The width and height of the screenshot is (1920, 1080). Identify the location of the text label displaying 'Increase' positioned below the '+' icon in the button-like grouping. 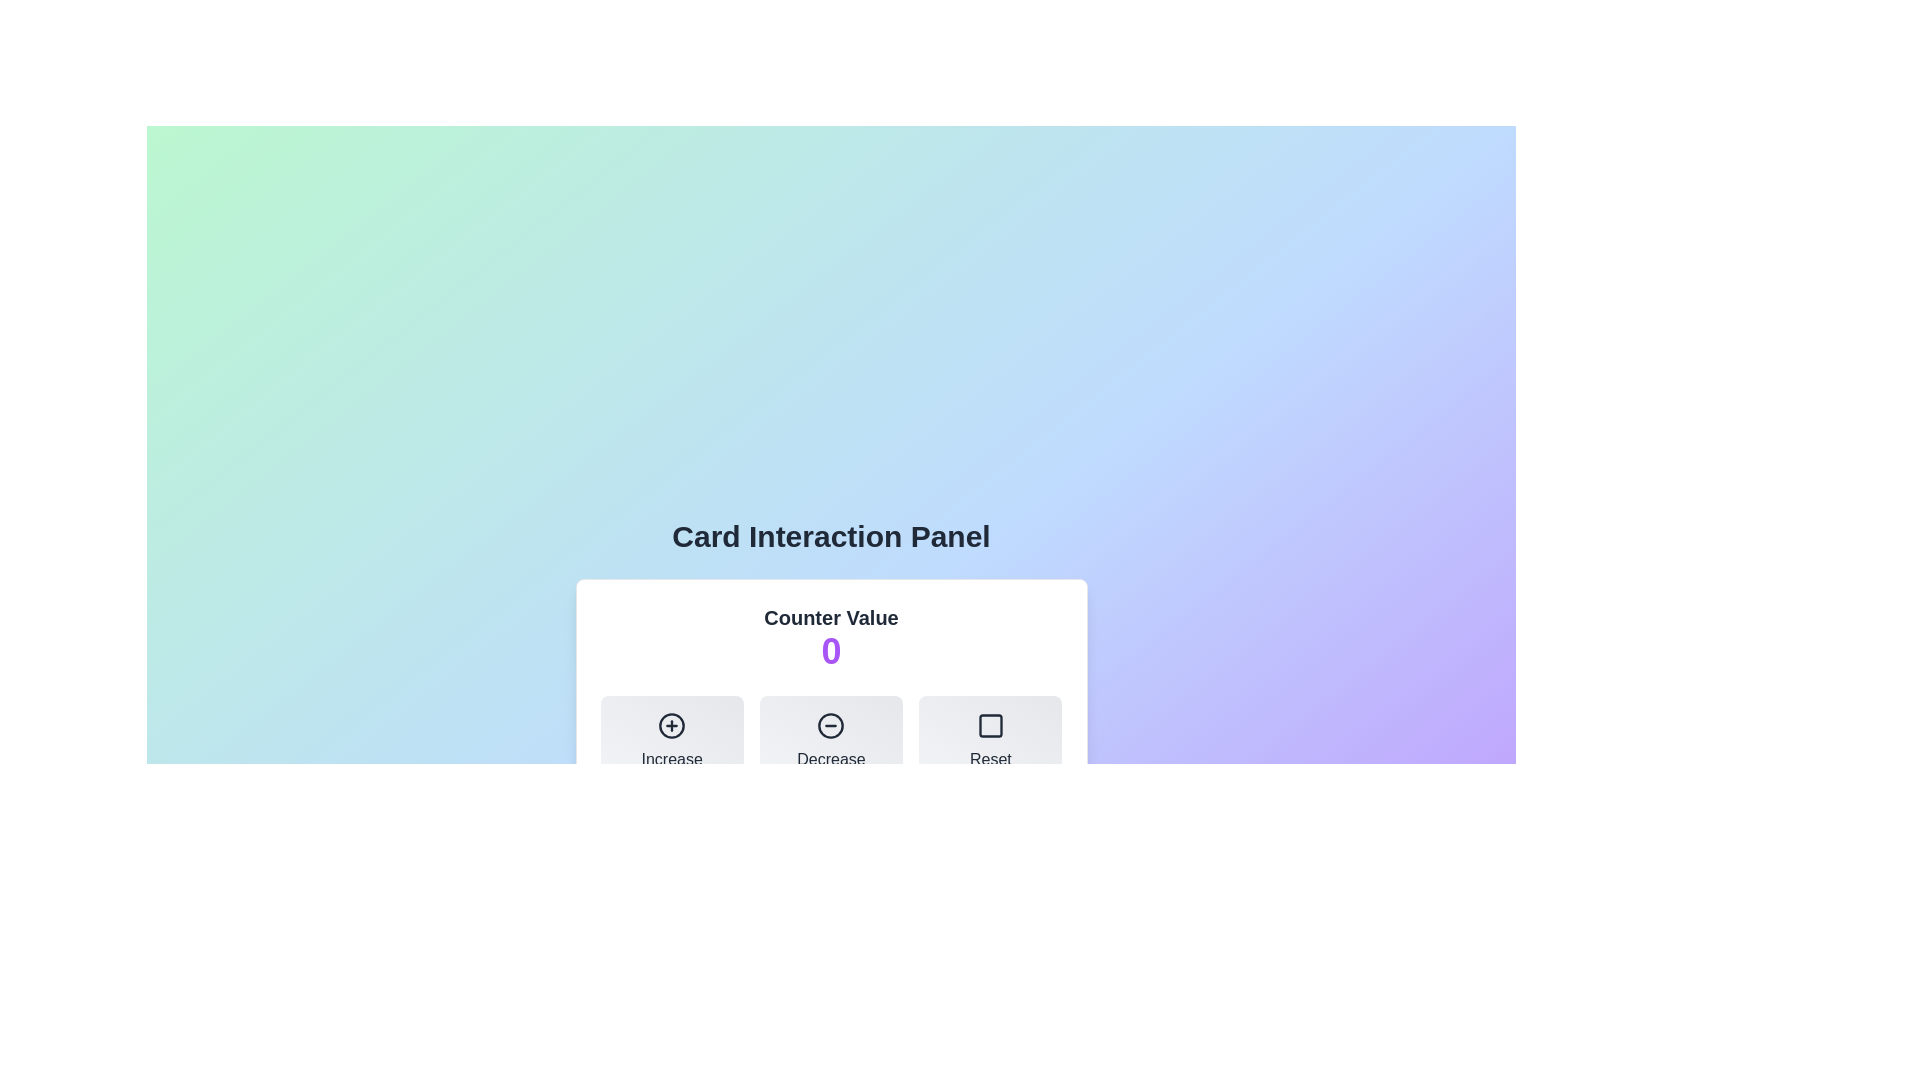
(672, 759).